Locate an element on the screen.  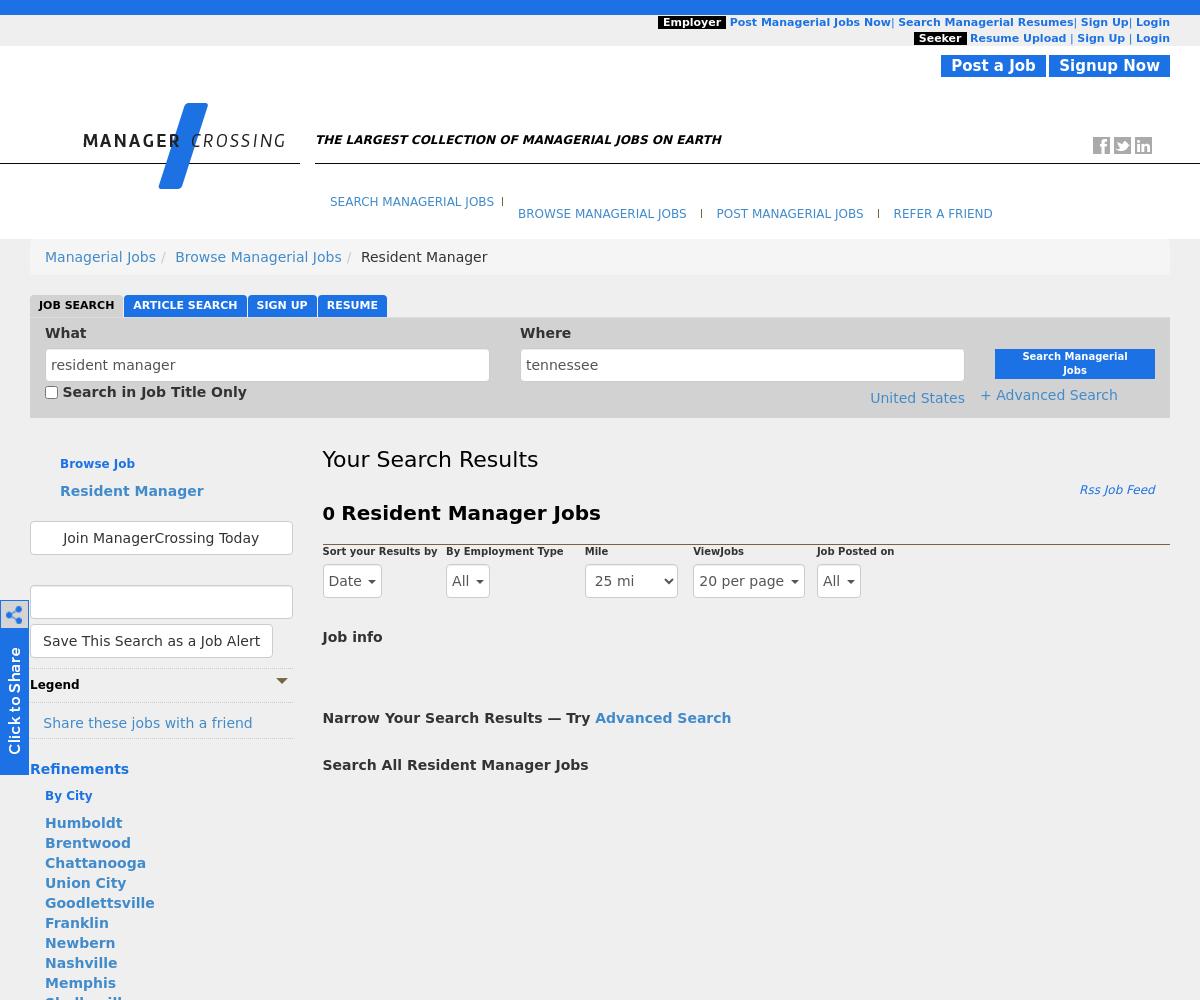
'Search 
									Managerial									Resumes' is located at coordinates (985, 22).